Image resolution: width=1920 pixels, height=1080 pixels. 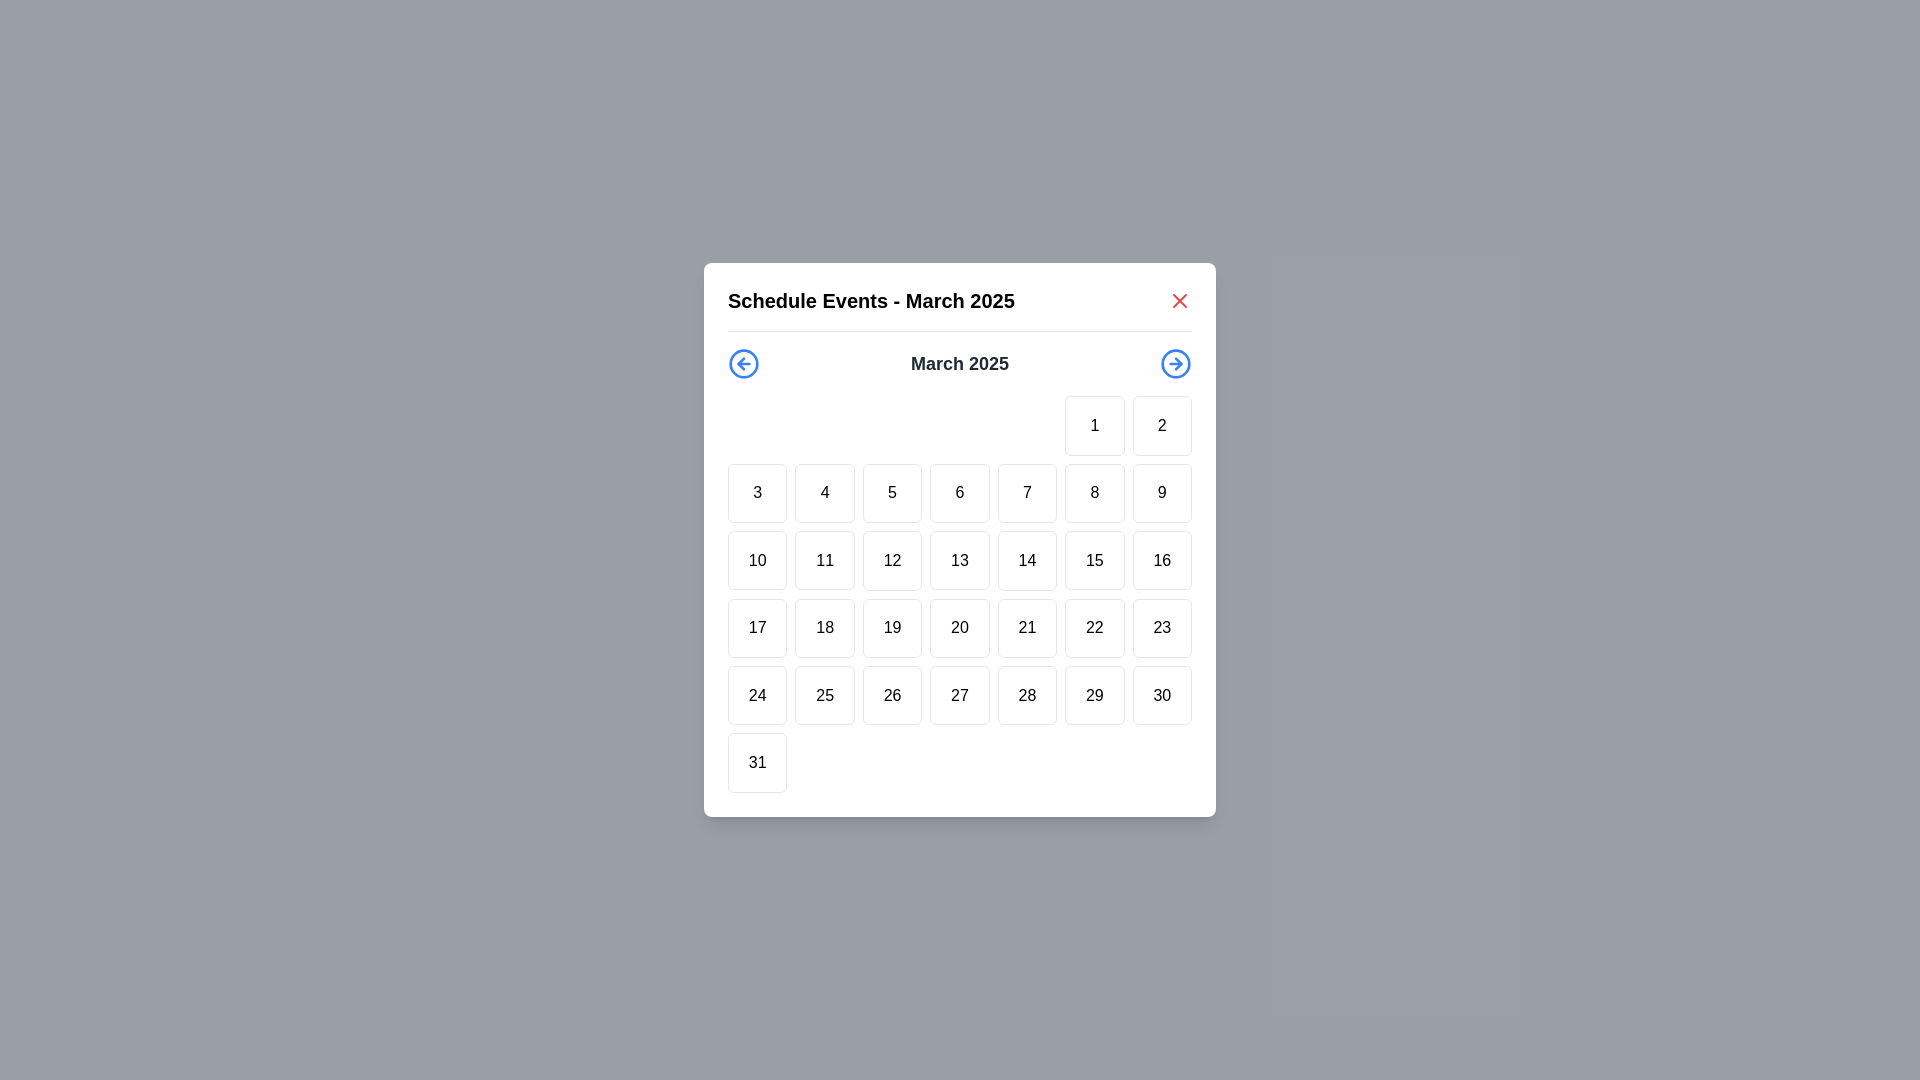 What do you see at coordinates (960, 560) in the screenshot?
I see `the interactive calendar day button representing the 13th day to trigger a hover effect` at bounding box center [960, 560].